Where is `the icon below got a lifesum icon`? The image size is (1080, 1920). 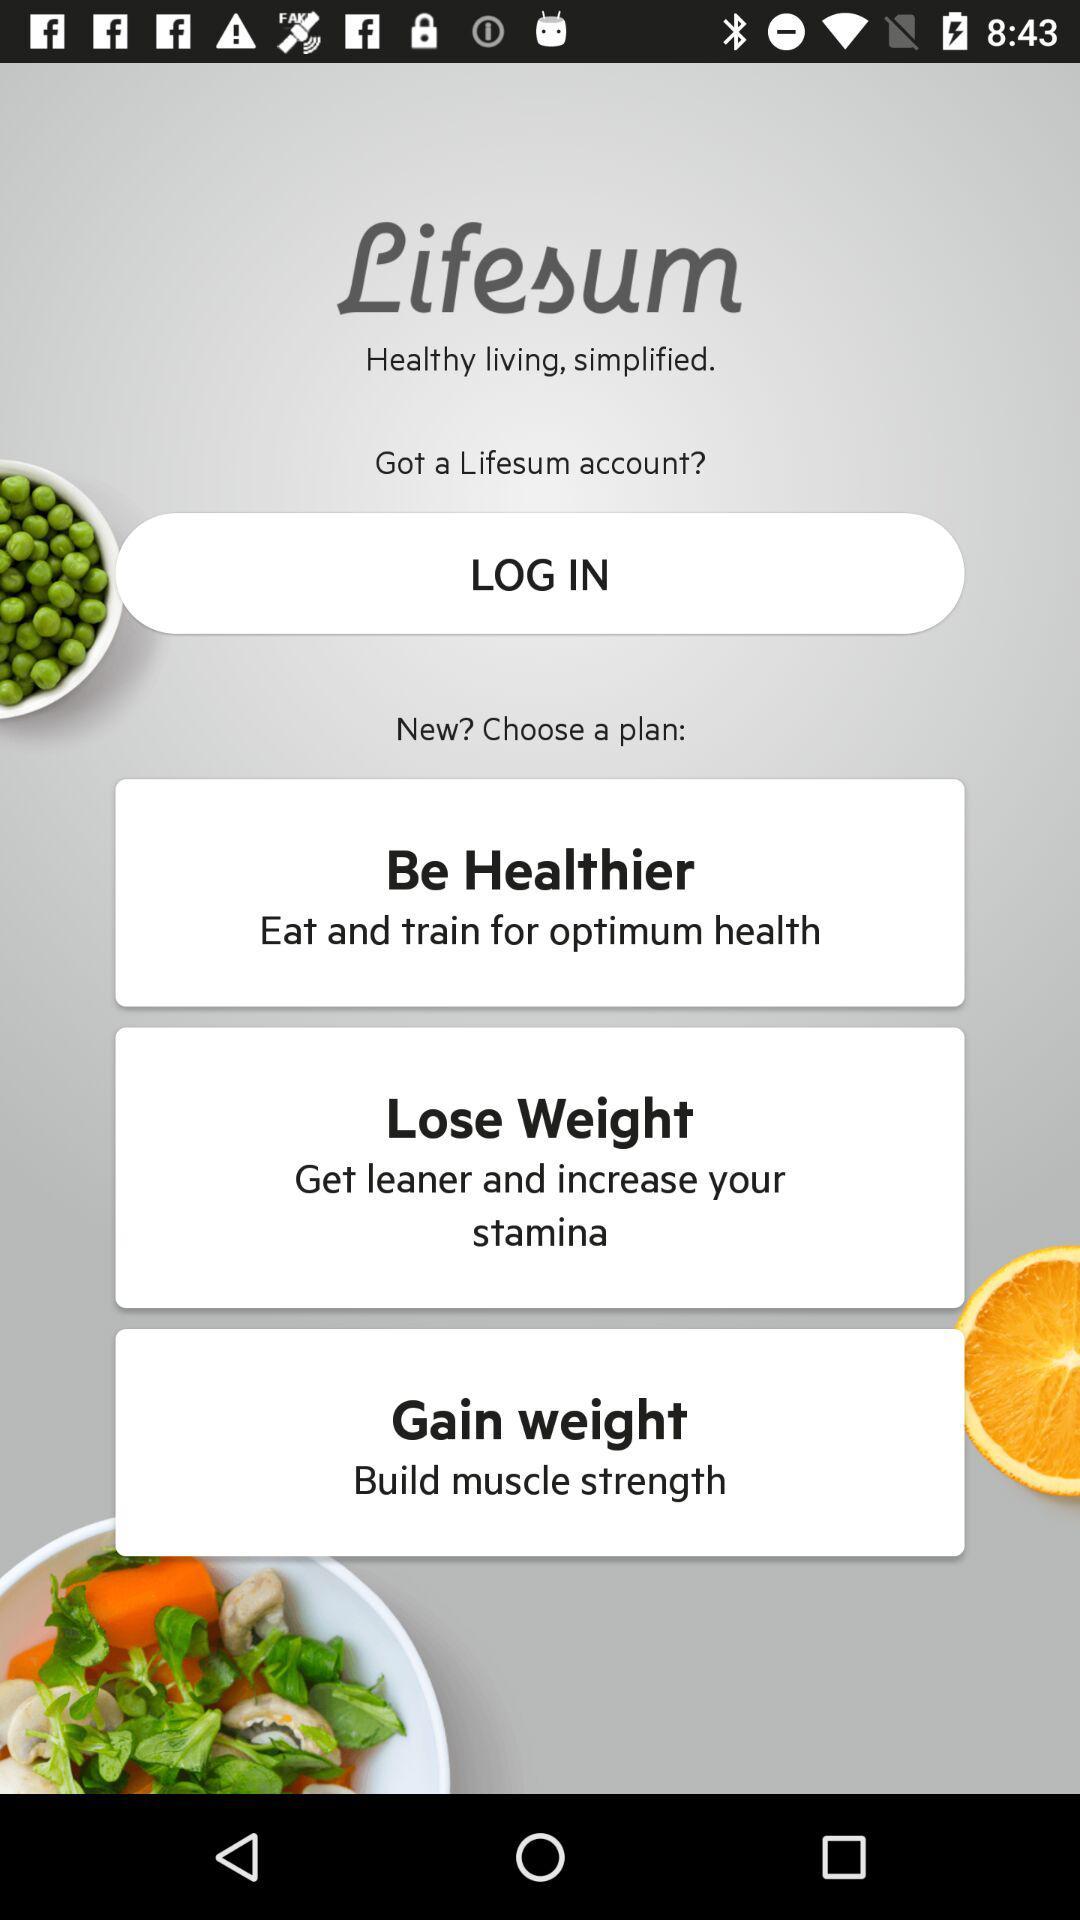 the icon below got a lifesum icon is located at coordinates (540, 572).